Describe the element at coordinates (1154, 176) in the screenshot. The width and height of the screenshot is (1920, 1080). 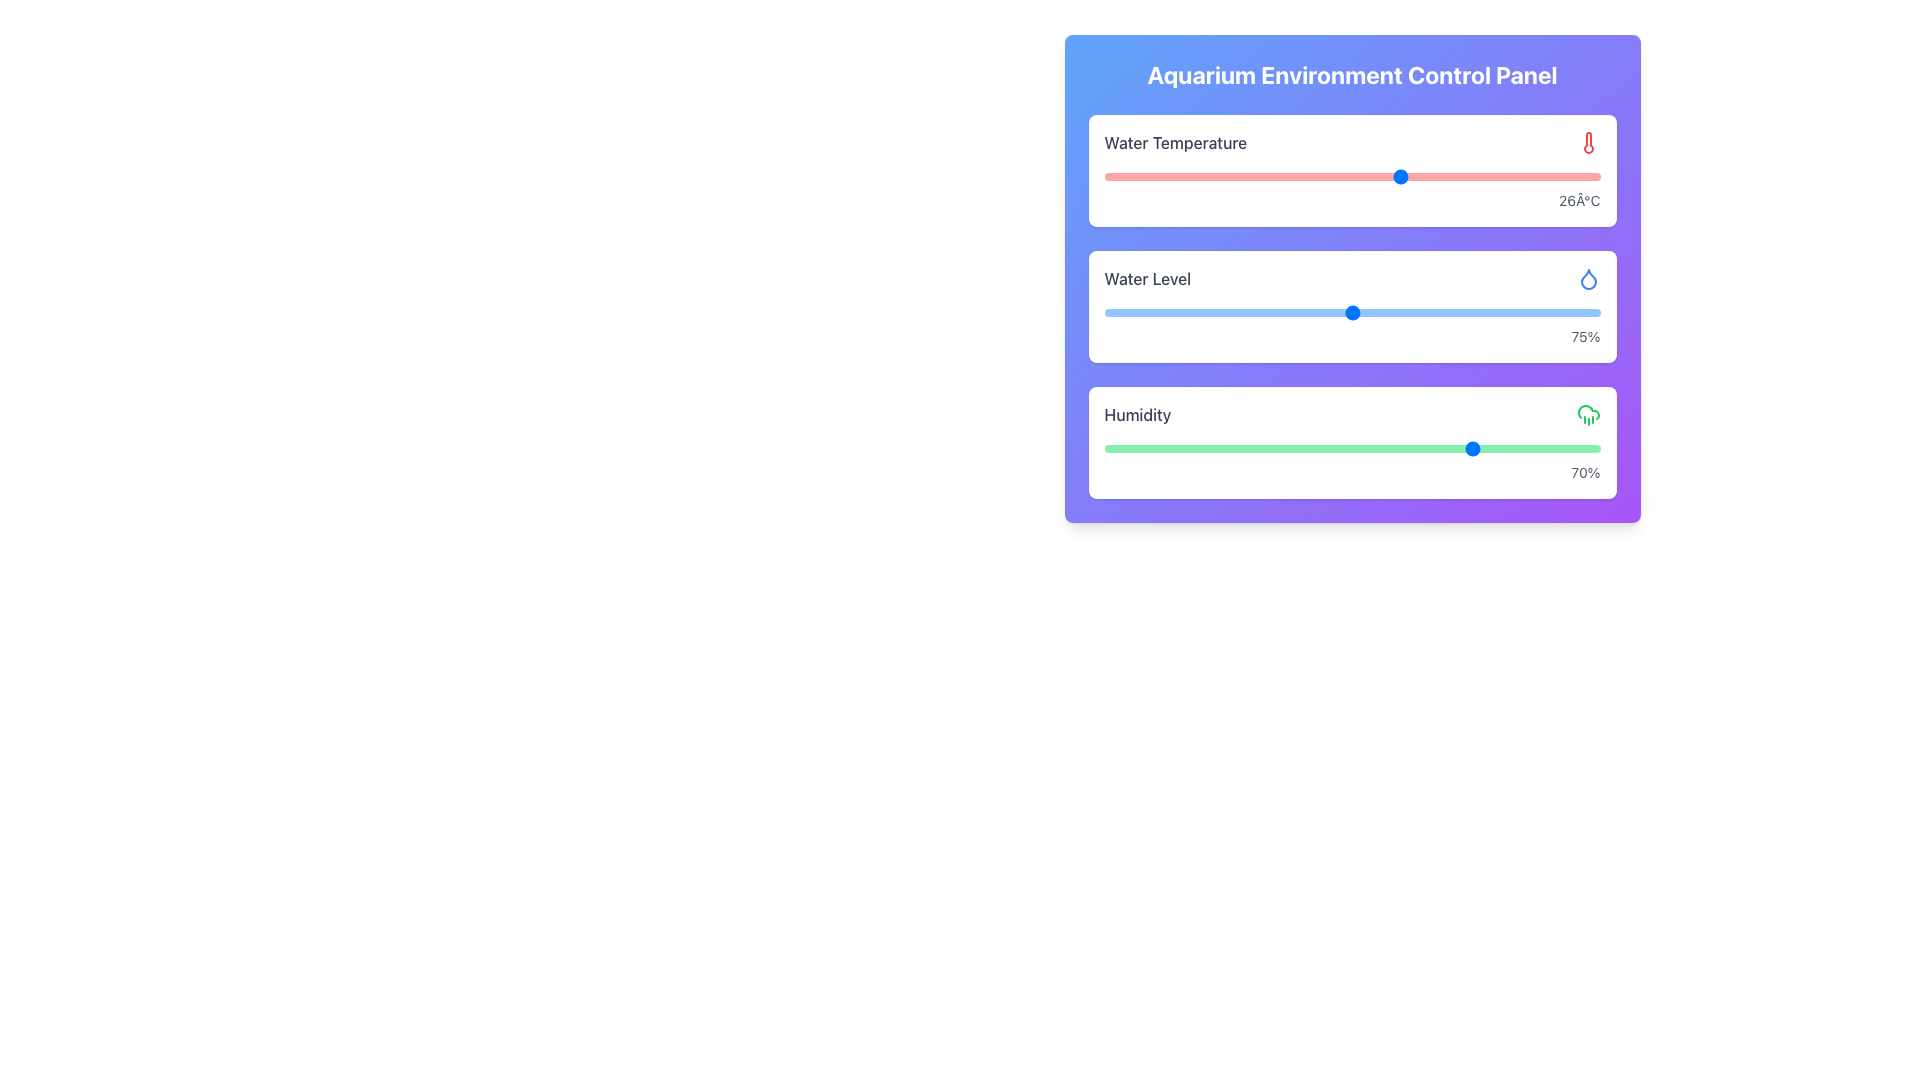
I see `temperature` at that location.